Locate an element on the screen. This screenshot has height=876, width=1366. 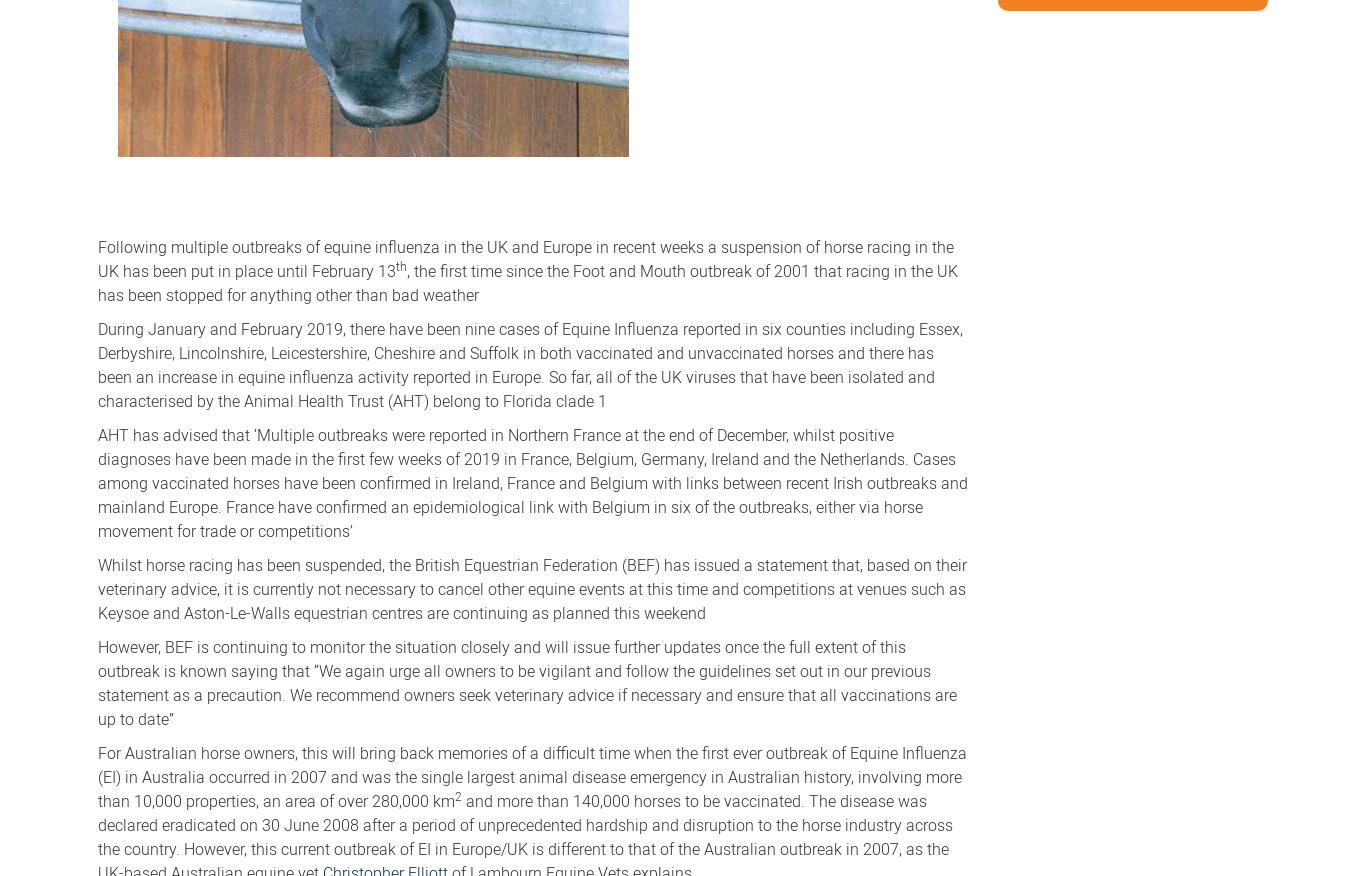
'However, BEF is continuing to monitor the situation closely and will issue further updates once the full extent of this outbreak is known saying that “We again urge all owners to be vigilant and follow the guidelines set out in our previous statement as a precaution. We recommend owners seek veterinary advice if necessary and ensure that all vaccinations are up to date”' is located at coordinates (527, 680).